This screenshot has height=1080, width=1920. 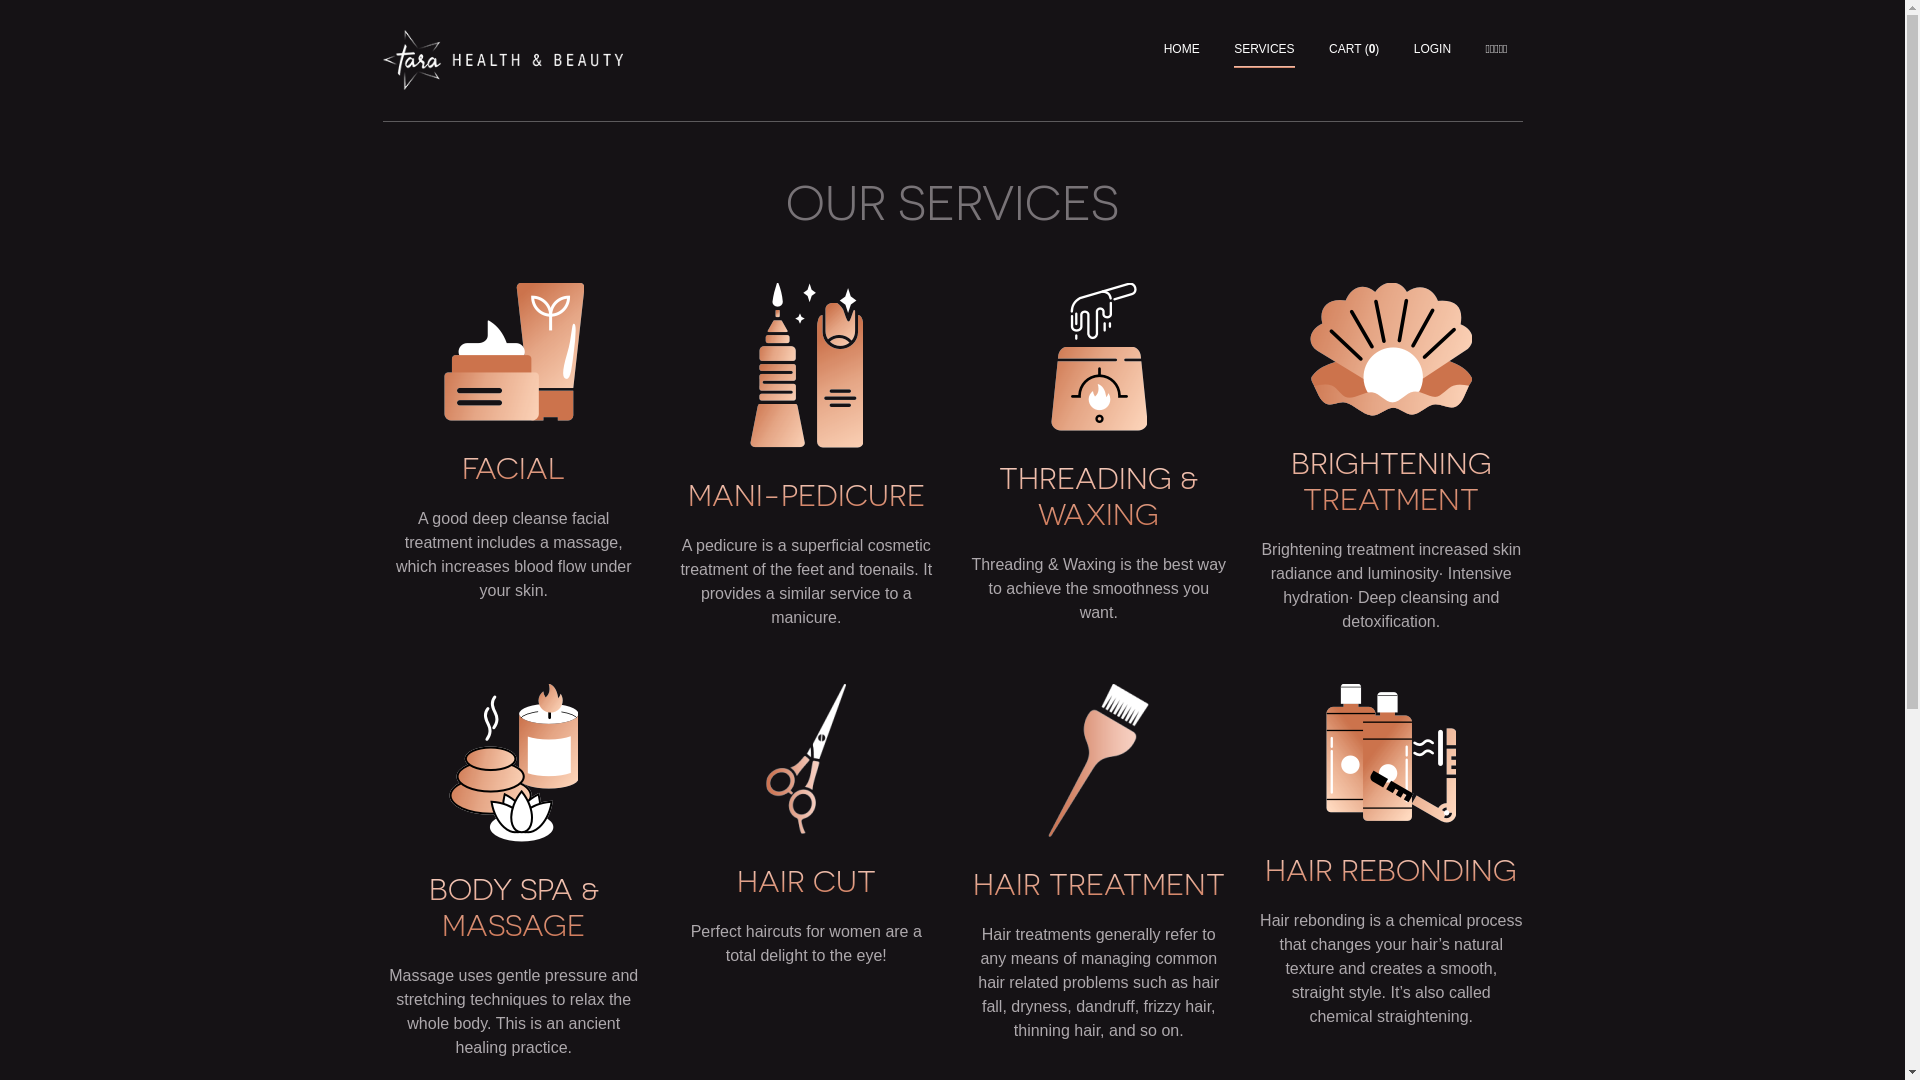 What do you see at coordinates (1232, 48) in the screenshot?
I see `'SERVICES'` at bounding box center [1232, 48].